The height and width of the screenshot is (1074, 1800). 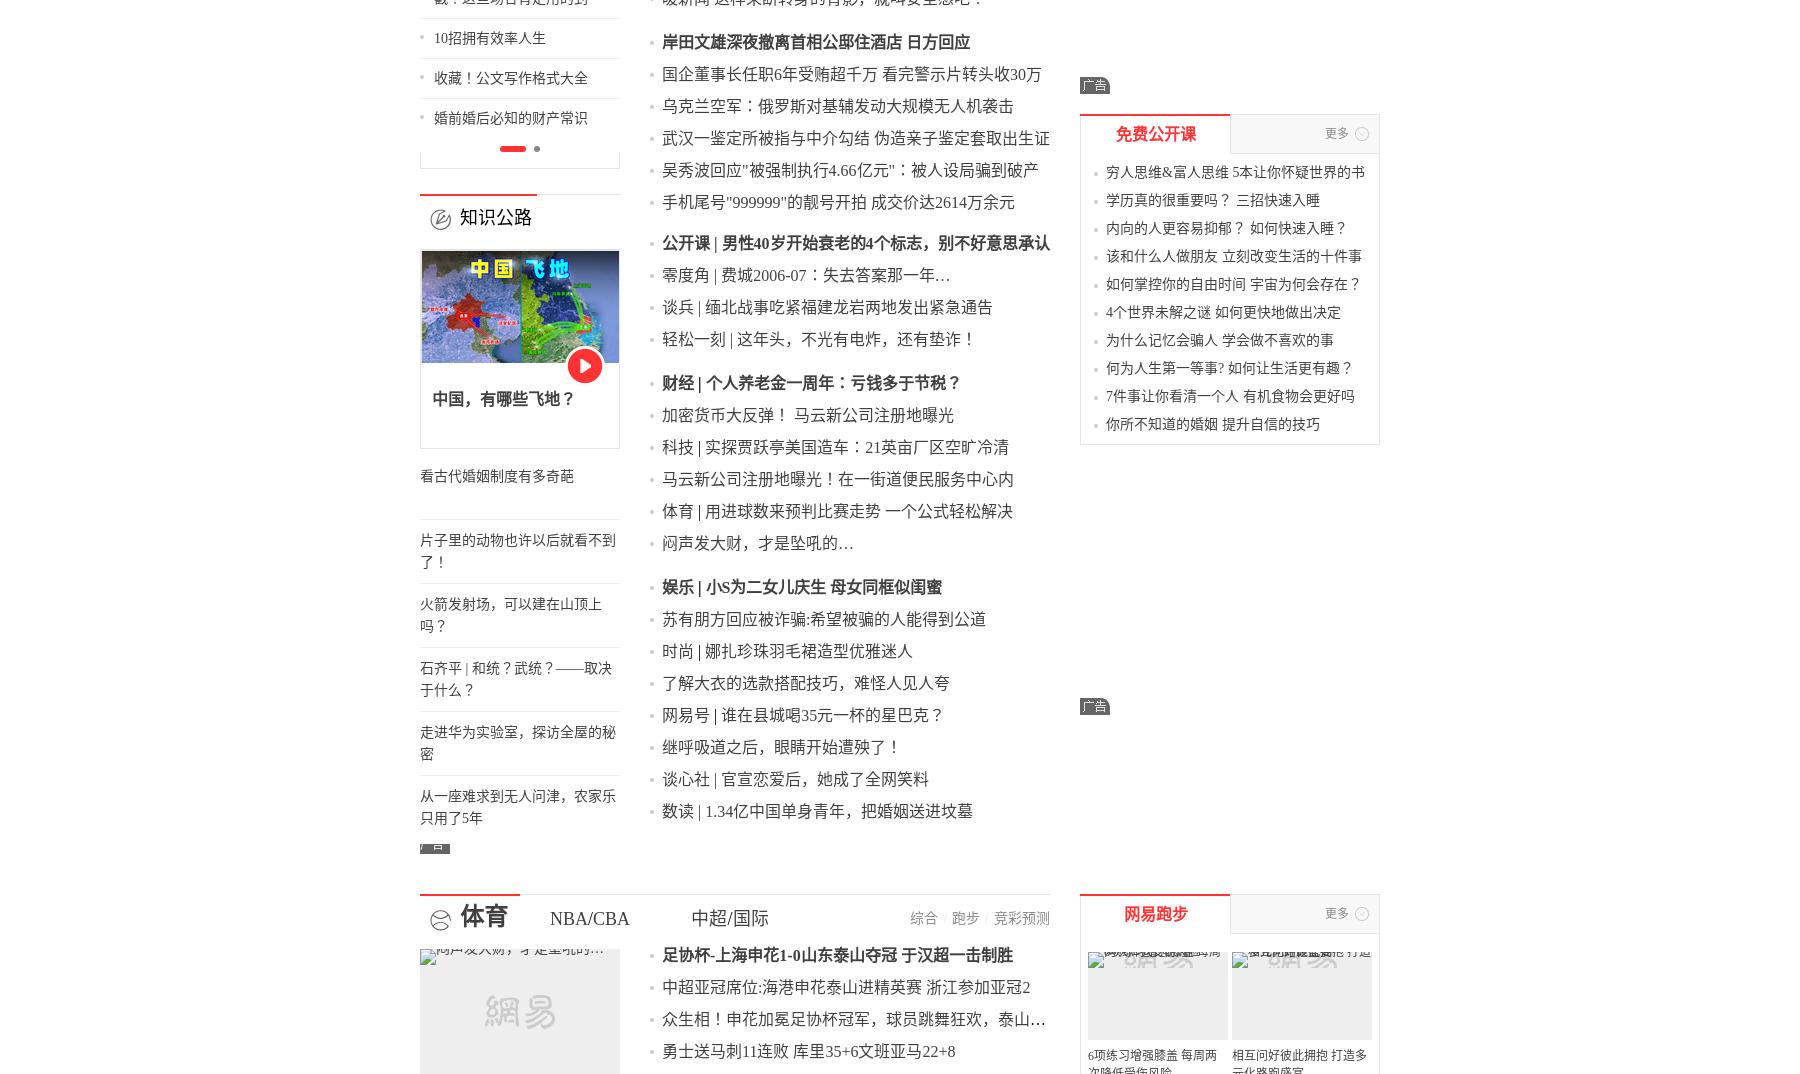 I want to click on '苏有朋方回应被诈骗:希望被骗的人能得到公道', so click(x=913, y=488).